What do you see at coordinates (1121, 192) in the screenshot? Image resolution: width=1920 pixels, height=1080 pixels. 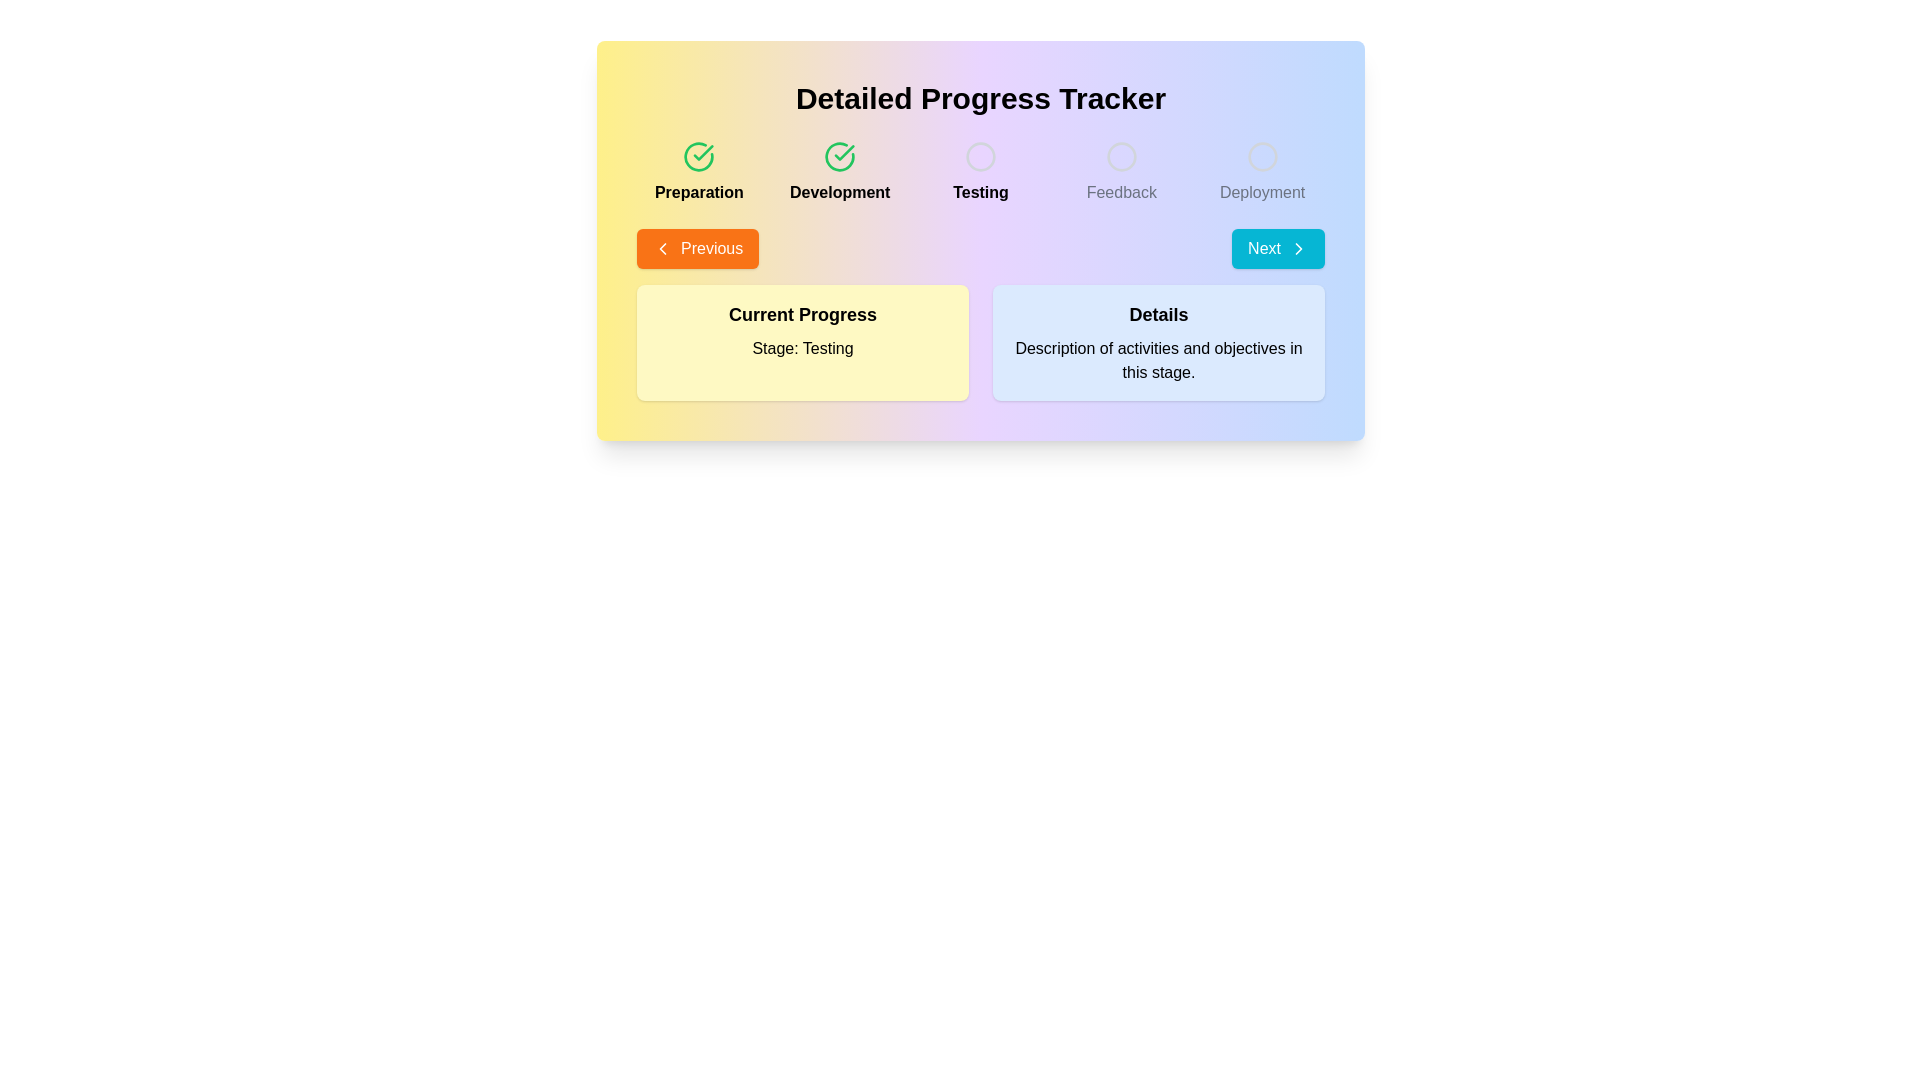 I see `the 'Feedback' label in the progress tracker, which is styled in gray and positioned below the circle indicator as the fourth stage` at bounding box center [1121, 192].